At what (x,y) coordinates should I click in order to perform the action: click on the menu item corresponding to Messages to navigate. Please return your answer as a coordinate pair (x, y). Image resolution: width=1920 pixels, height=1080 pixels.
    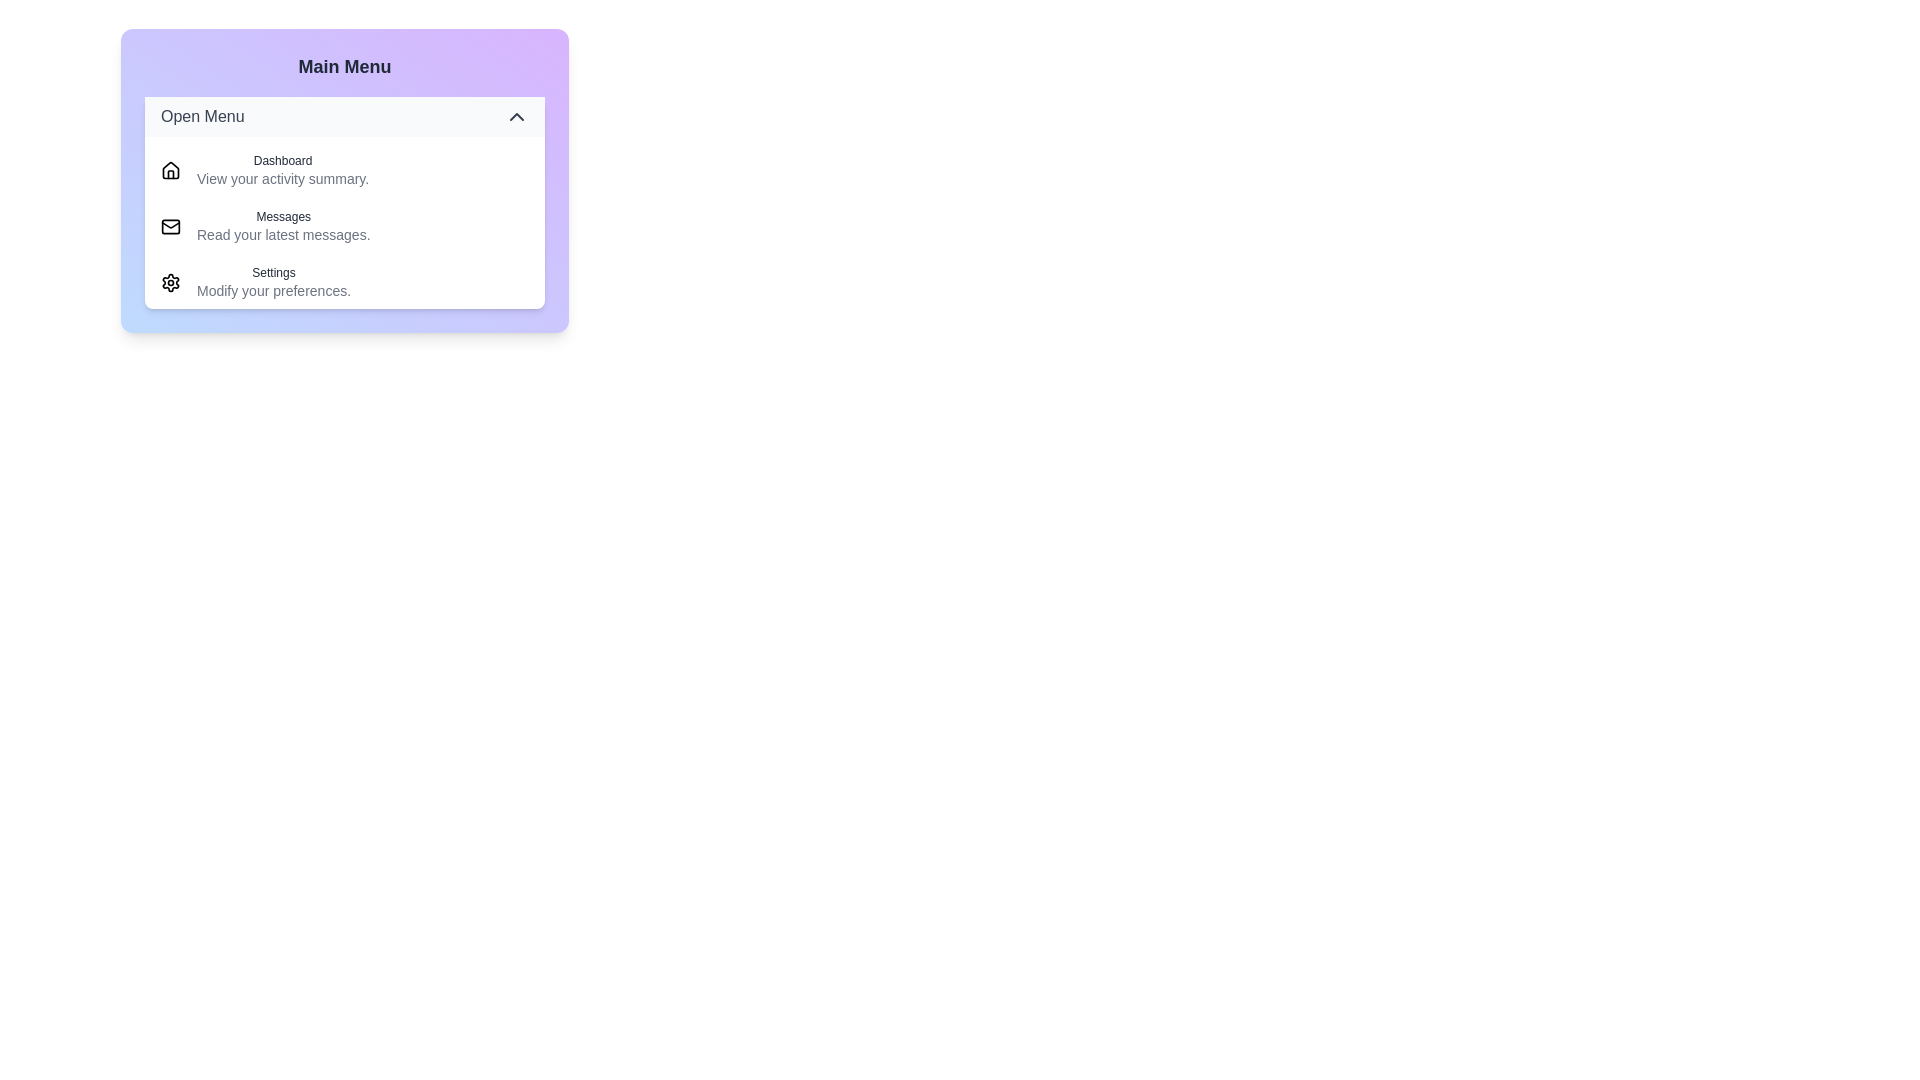
    Looking at the image, I should click on (345, 226).